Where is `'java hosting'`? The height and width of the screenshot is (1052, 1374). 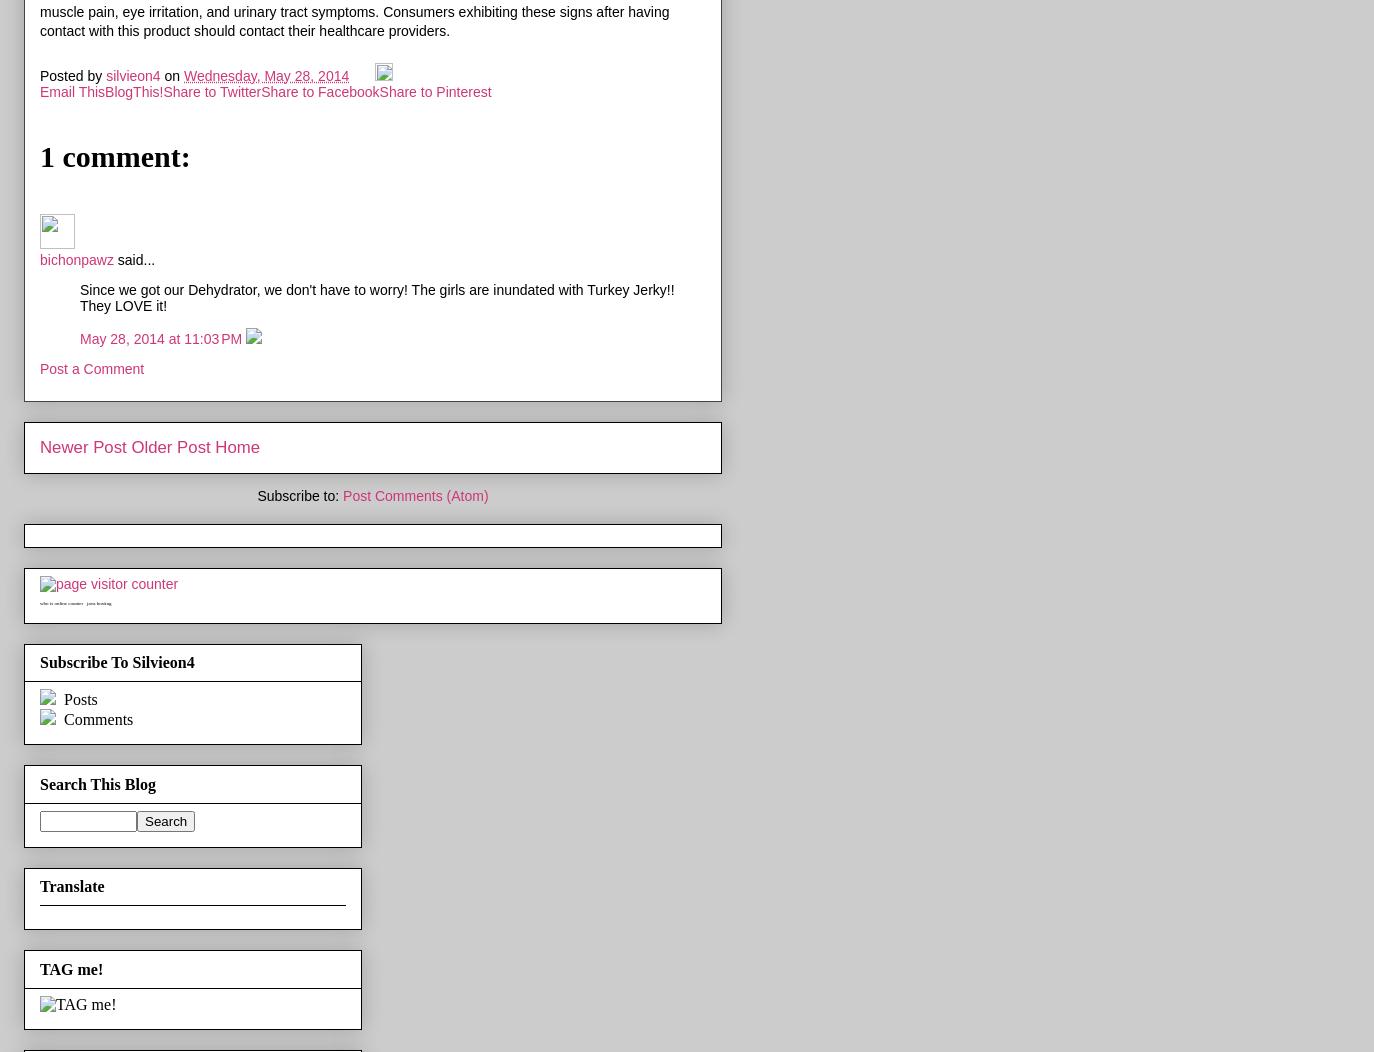 'java hosting' is located at coordinates (98, 601).